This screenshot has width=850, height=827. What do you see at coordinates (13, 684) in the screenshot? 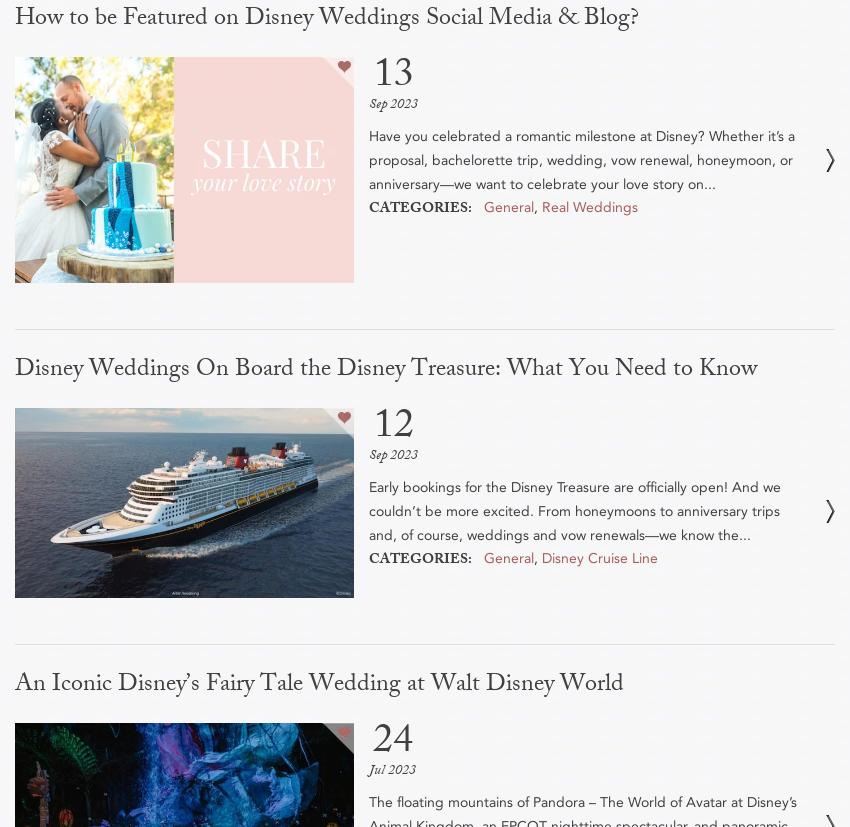
I see `'An Iconic Disney’s Fairy Tale Wedding at Walt Disney World'` at bounding box center [13, 684].